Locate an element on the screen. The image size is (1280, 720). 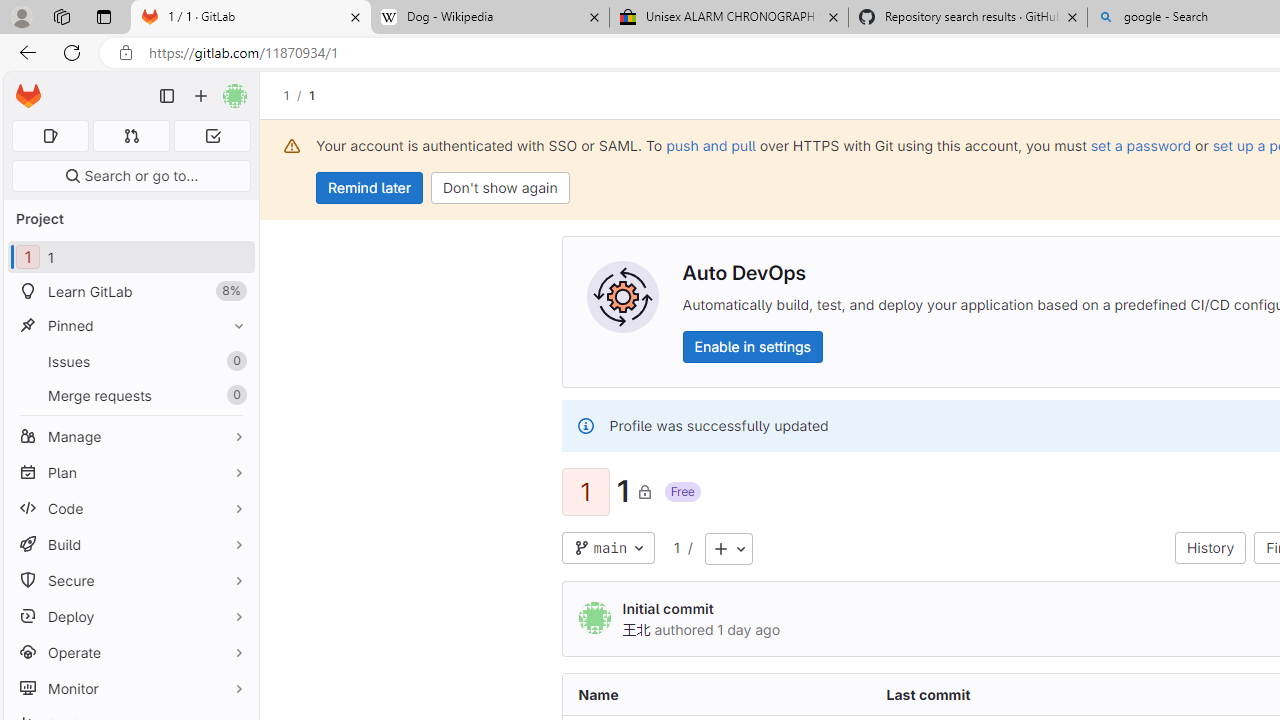
'Unpin Issues' is located at coordinates (234, 361).